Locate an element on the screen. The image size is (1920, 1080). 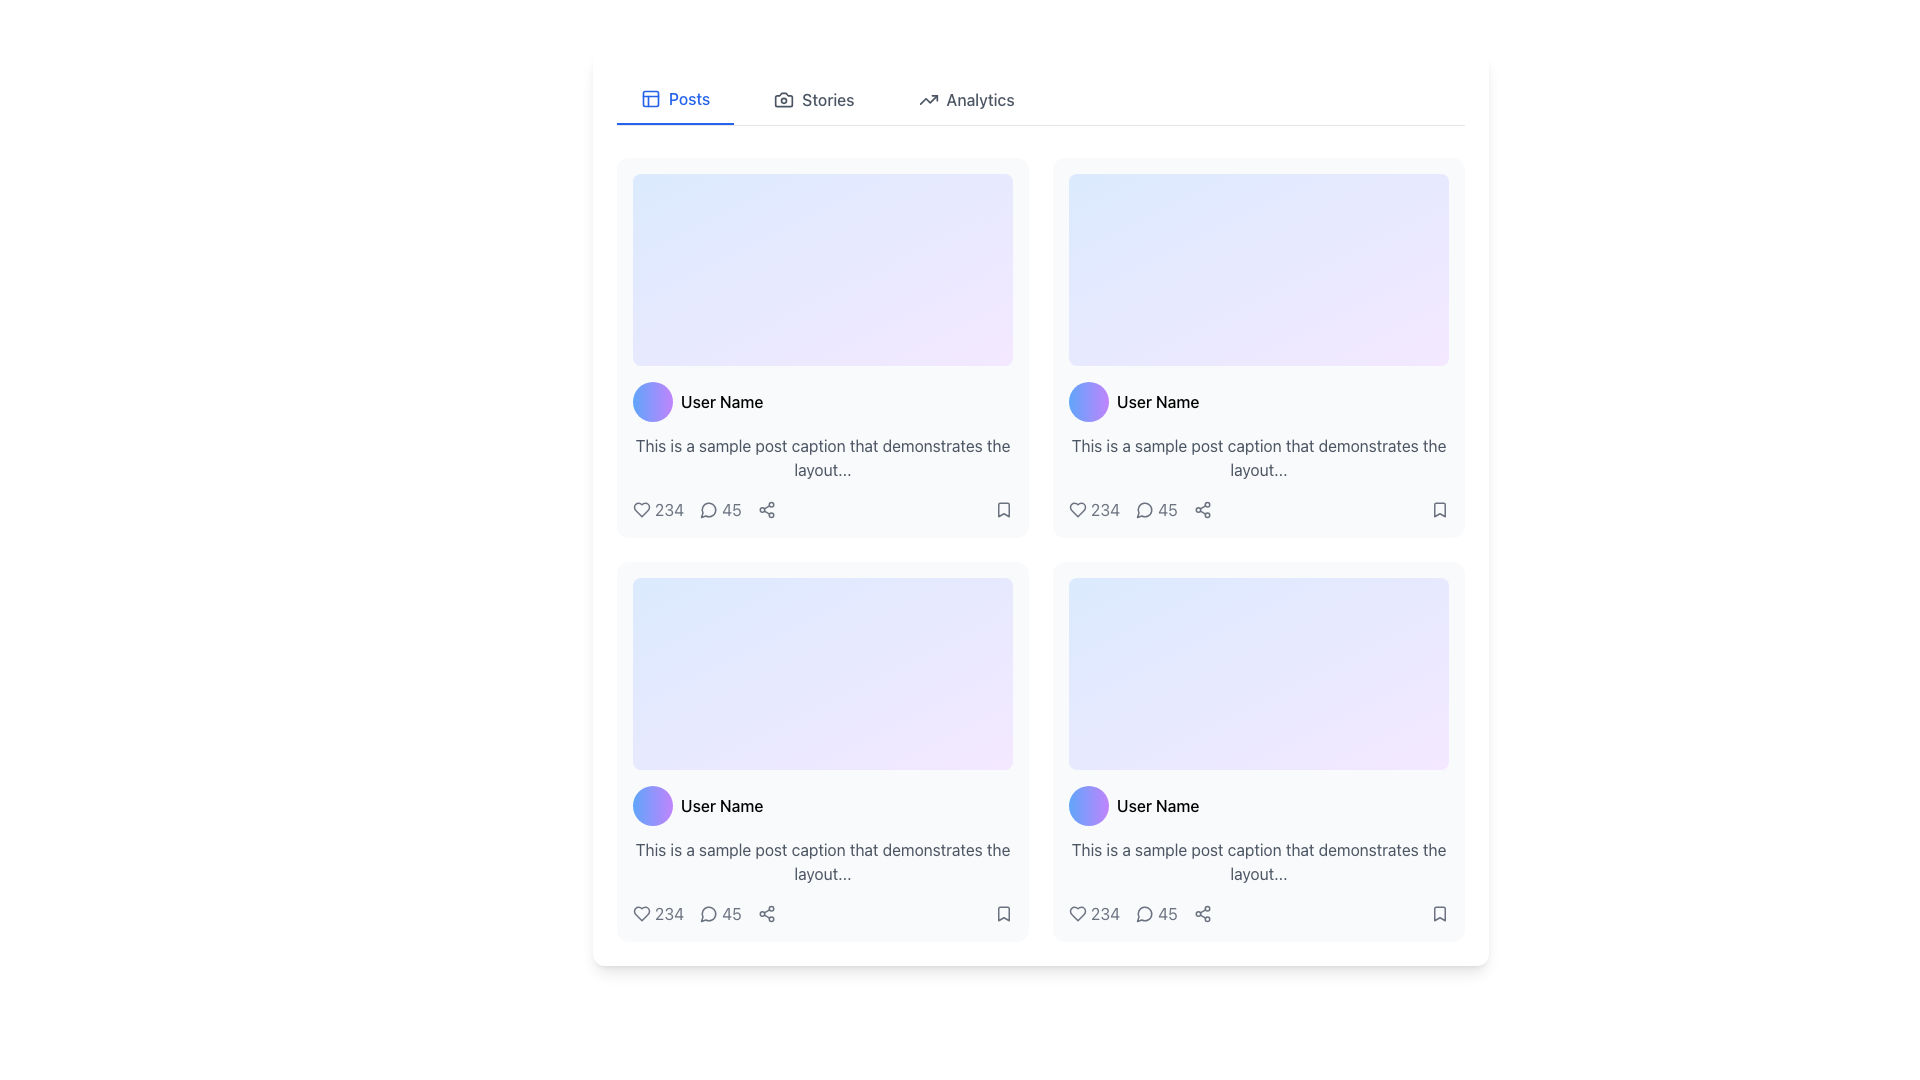
the numeric label button representing the number of likes in the bottom left corner of the card to like or unlike the post is located at coordinates (1093, 508).